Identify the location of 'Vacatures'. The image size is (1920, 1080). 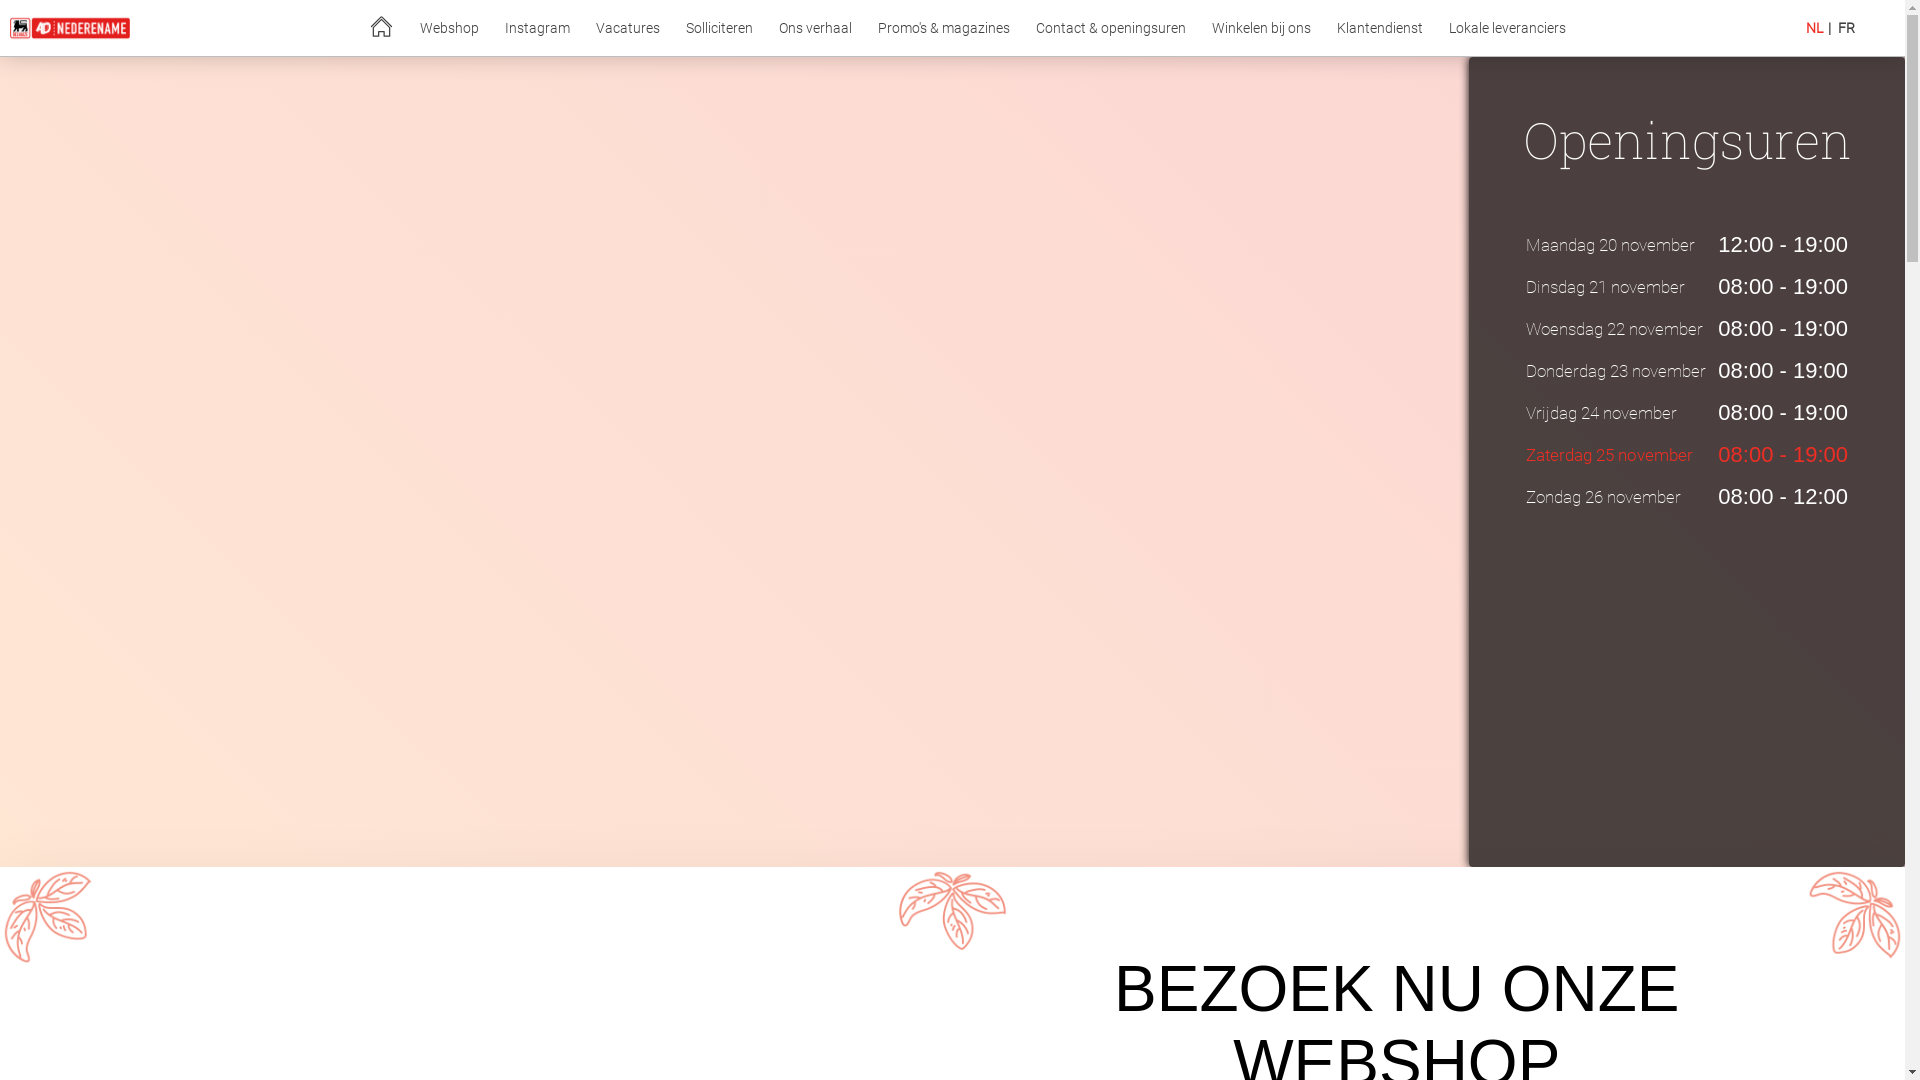
(581, 27).